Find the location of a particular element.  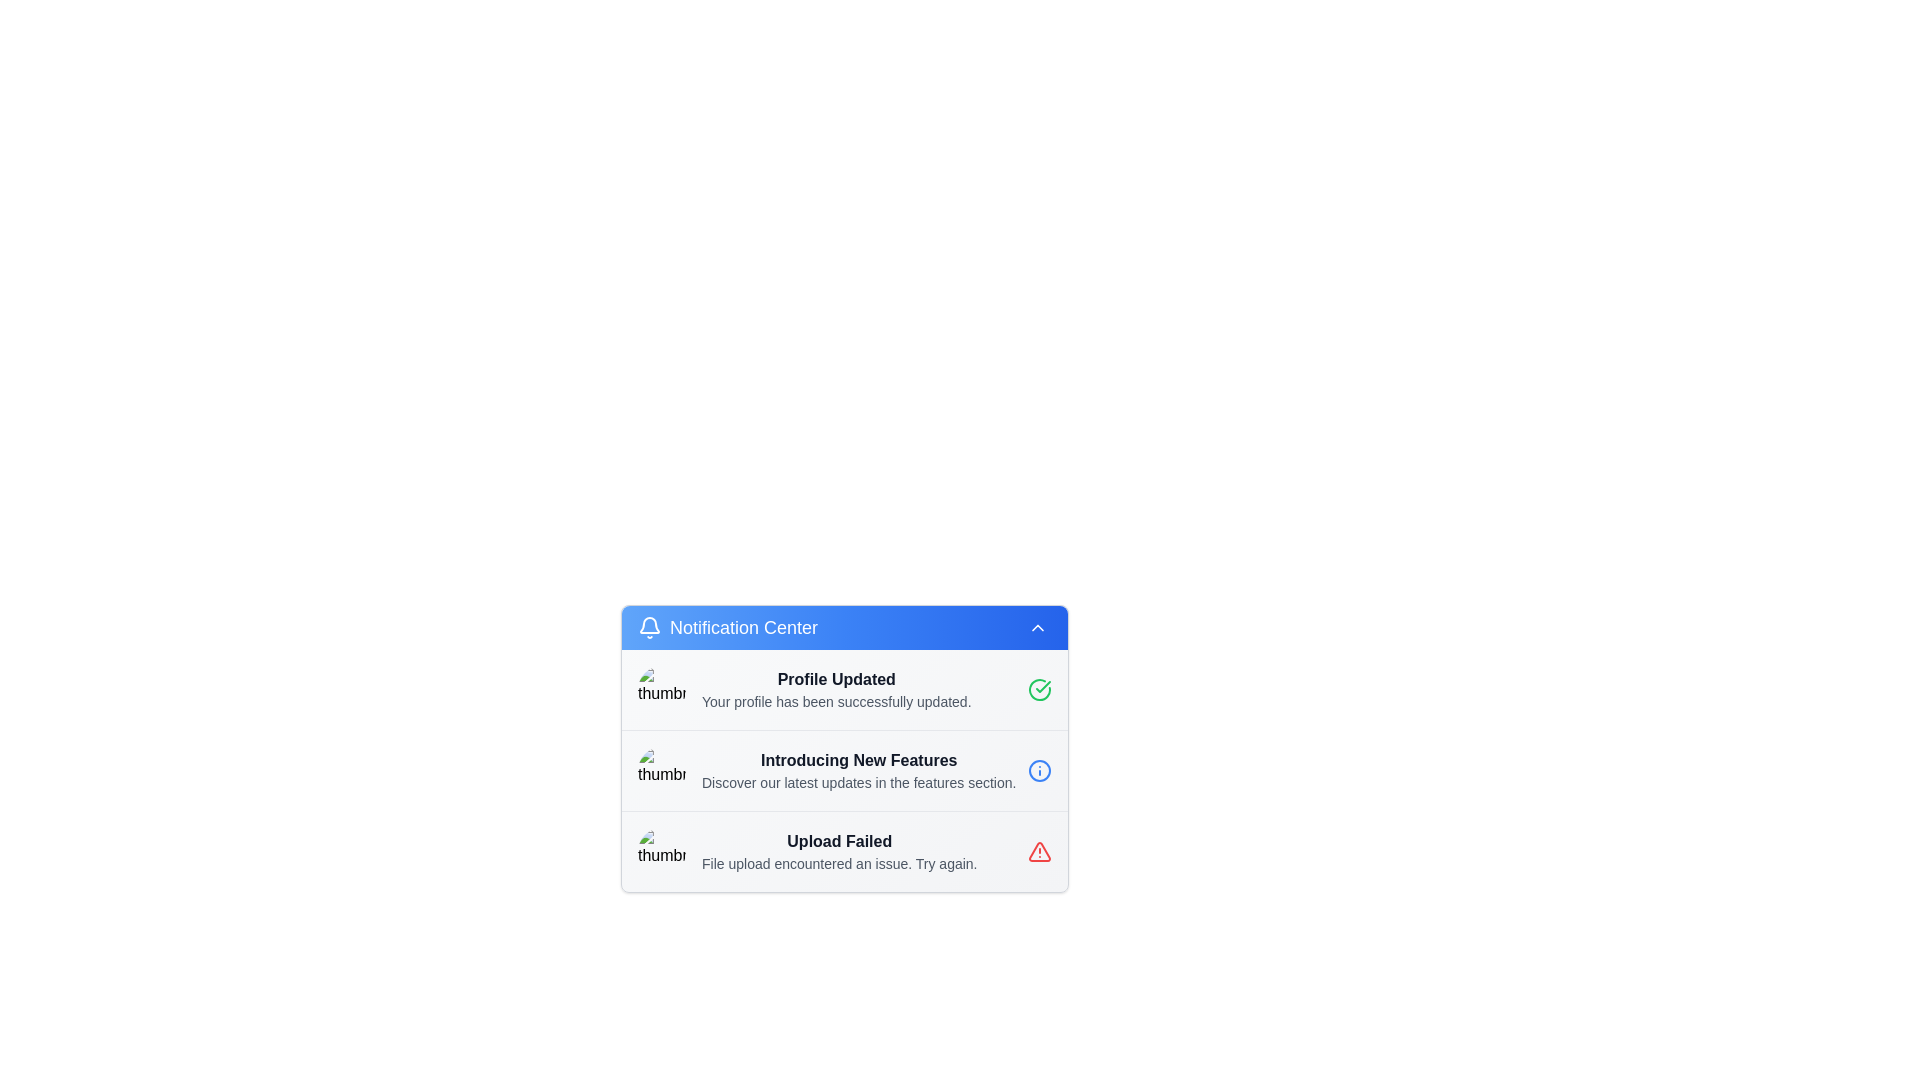

the central element of the bell-shaped notification icon located in the top-left section of the notification panel is located at coordinates (649, 624).